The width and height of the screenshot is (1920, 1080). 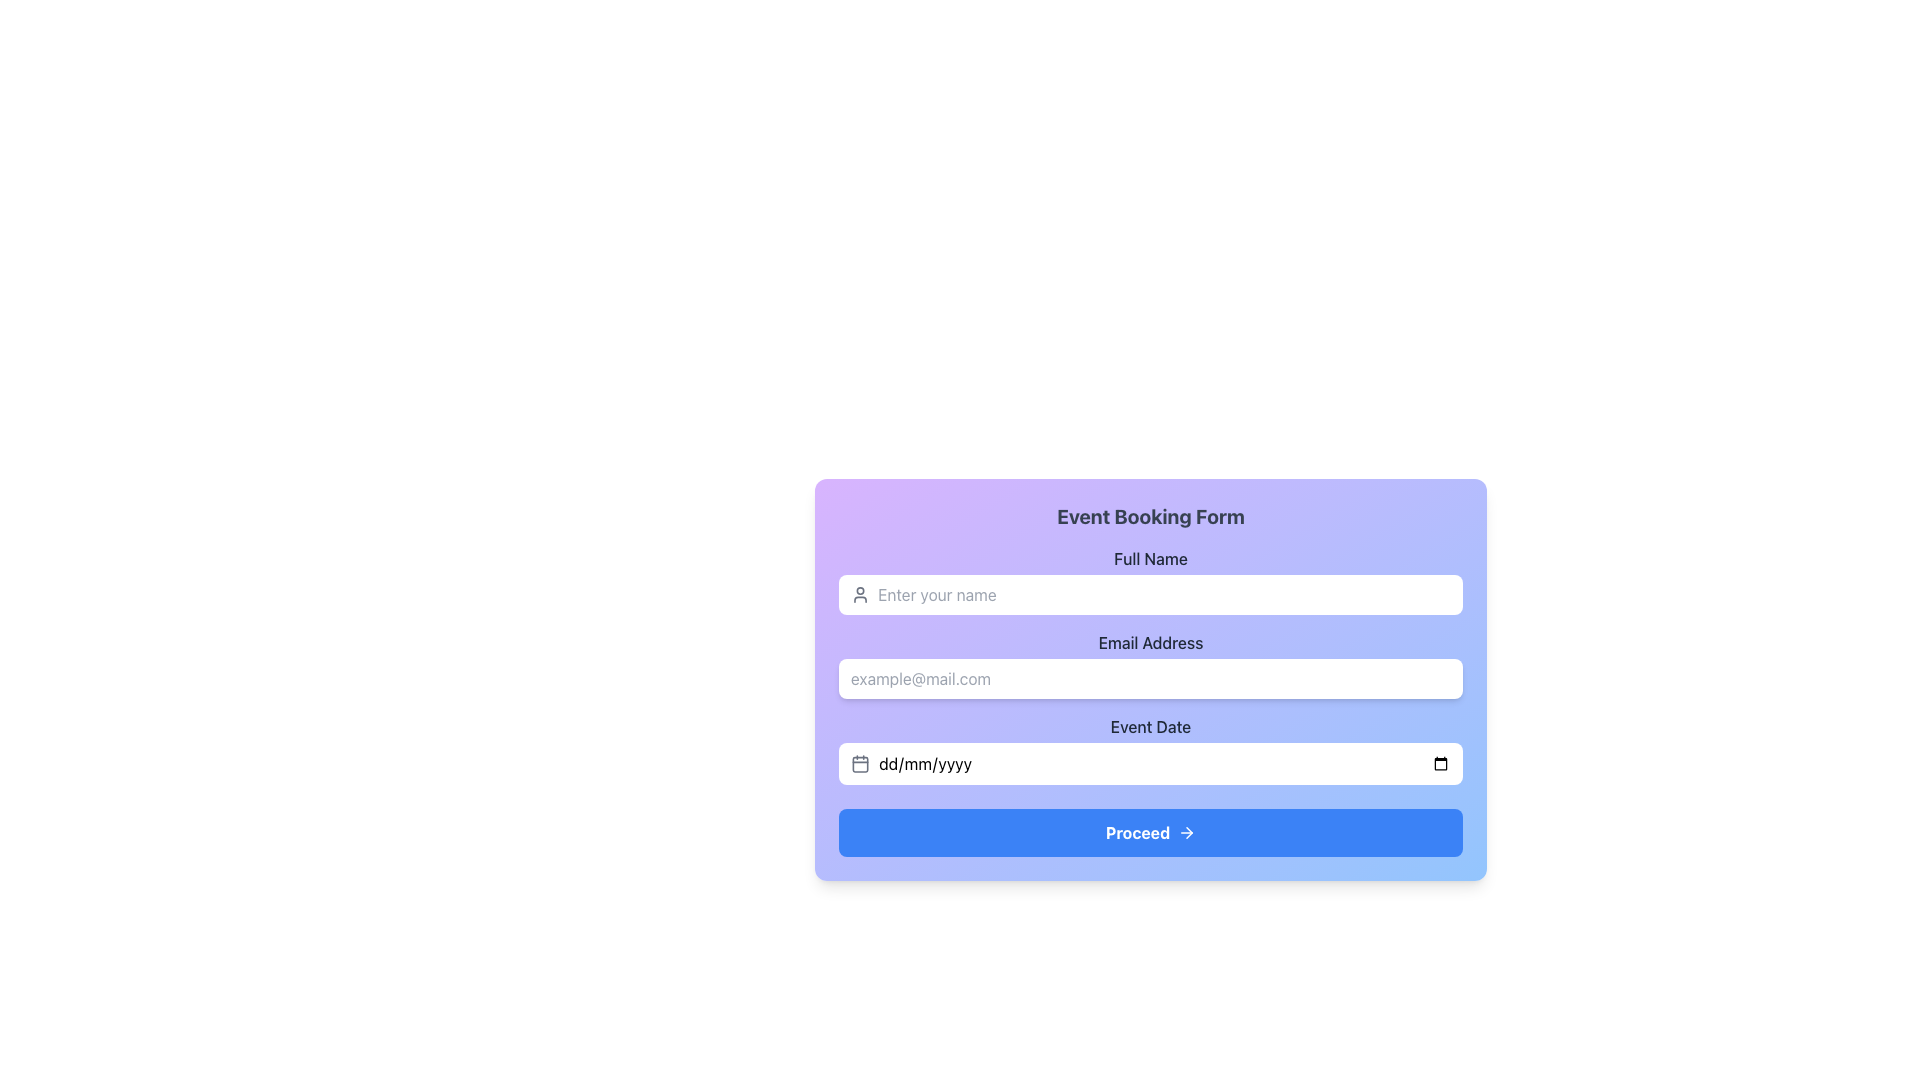 I want to click on the non-interactive text label indicating the purpose of the adjacent email input field in the 'Email Address' section of the event booking form, so click(x=1151, y=643).